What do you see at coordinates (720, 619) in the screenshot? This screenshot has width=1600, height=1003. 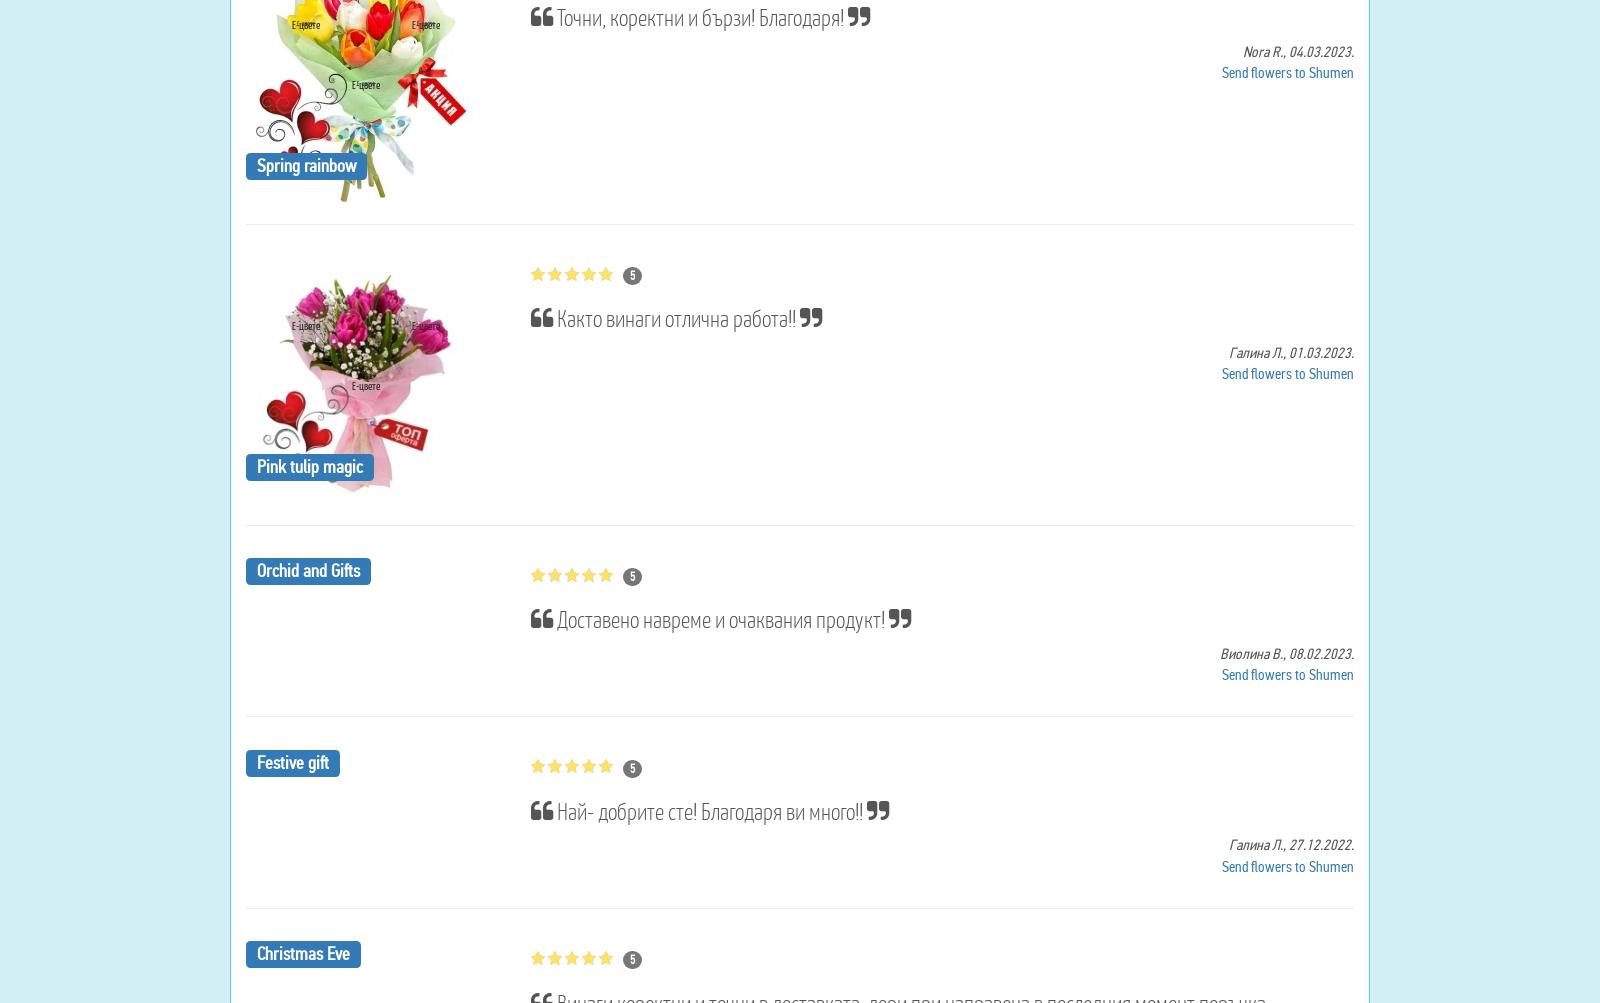 I see `'Доставено навреме и очаквания продукт!'` at bounding box center [720, 619].